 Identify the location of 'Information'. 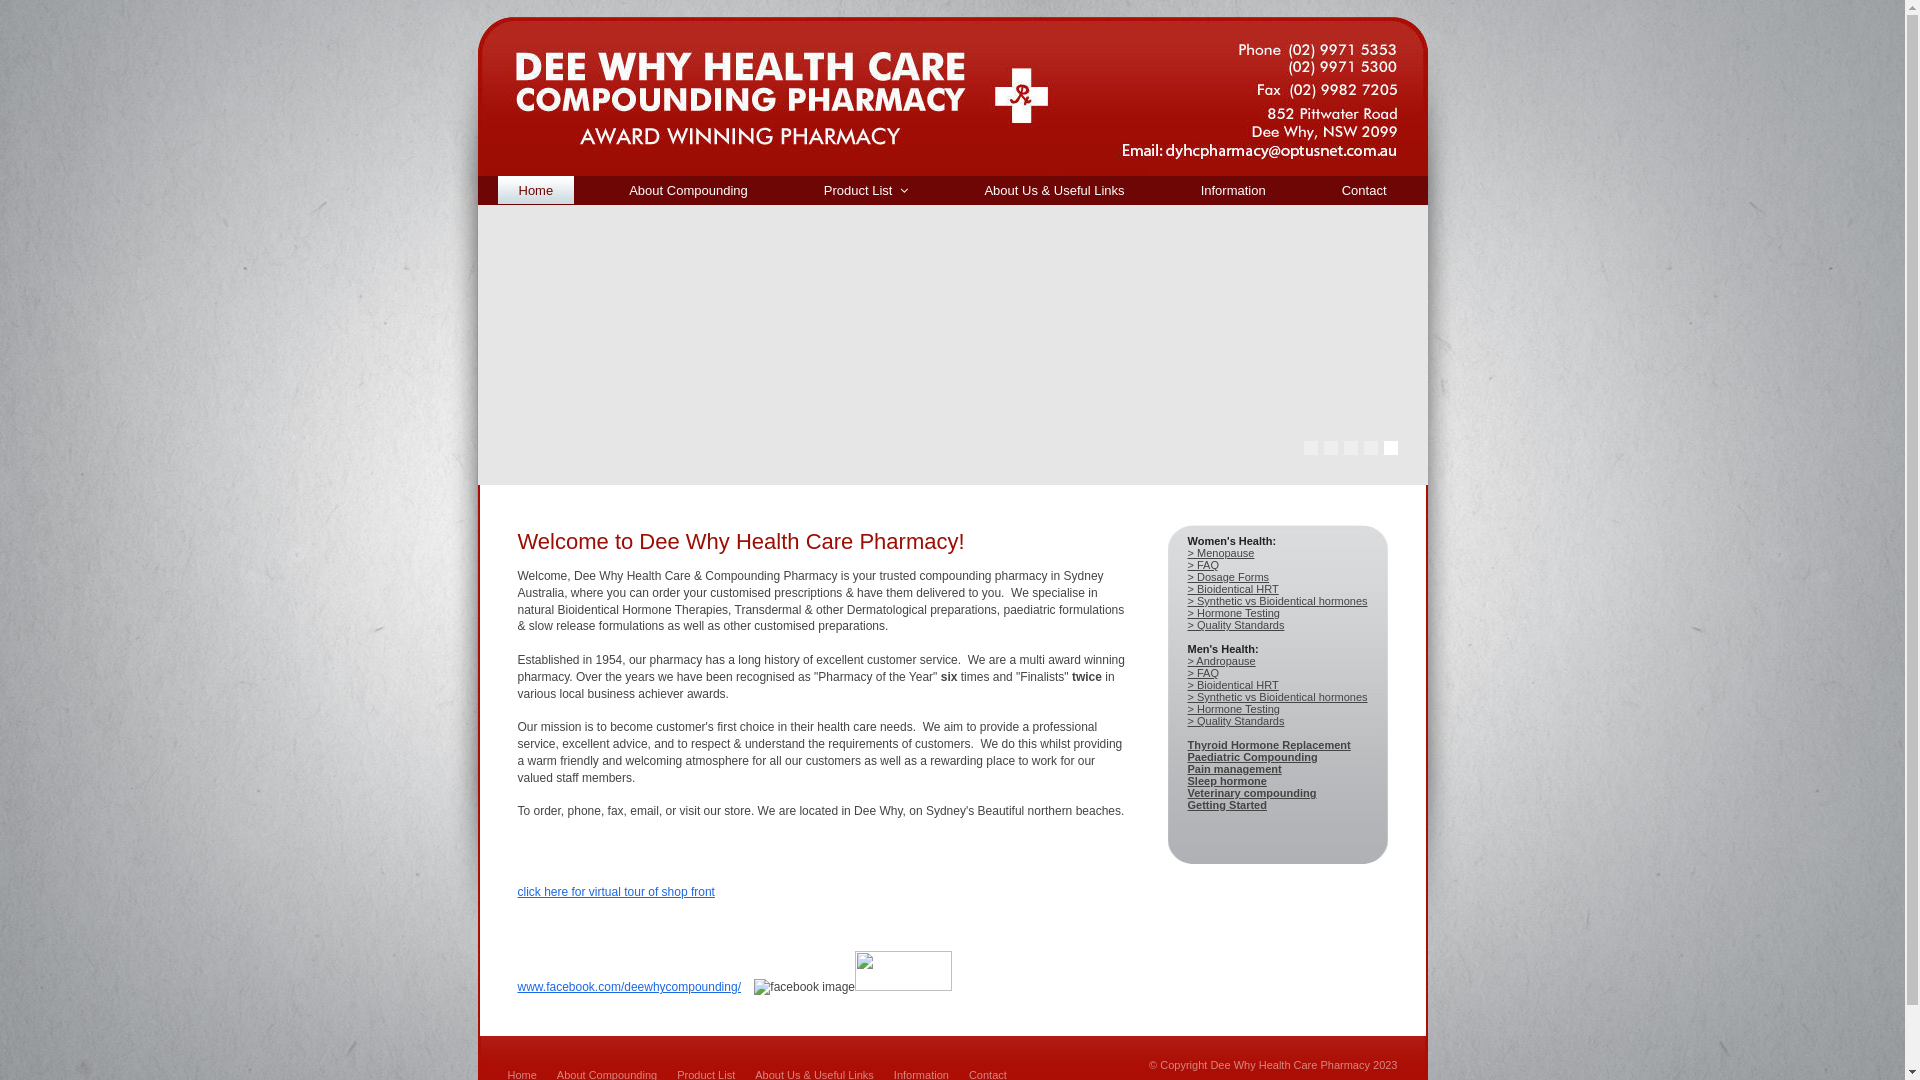
(1232, 190).